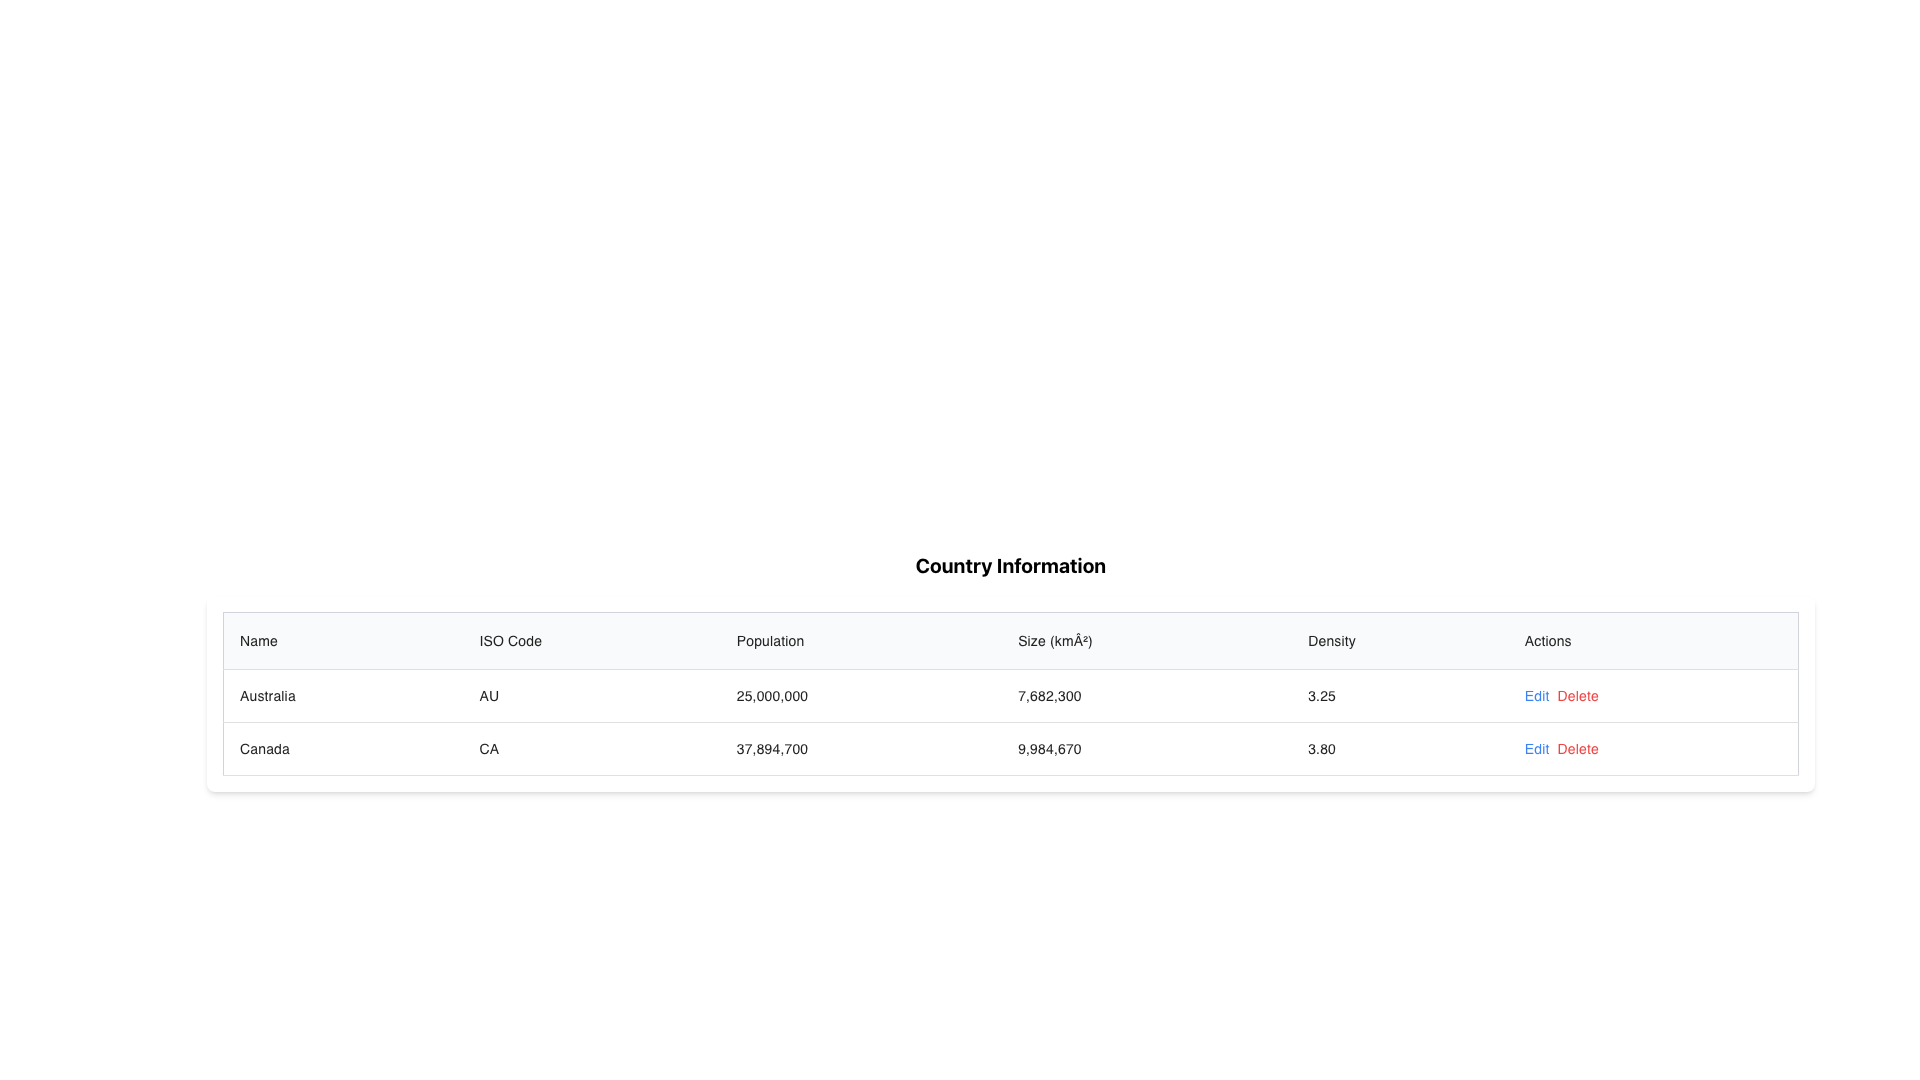 The width and height of the screenshot is (1920, 1080). I want to click on the table cell containing the name 'Canada', so click(343, 748).